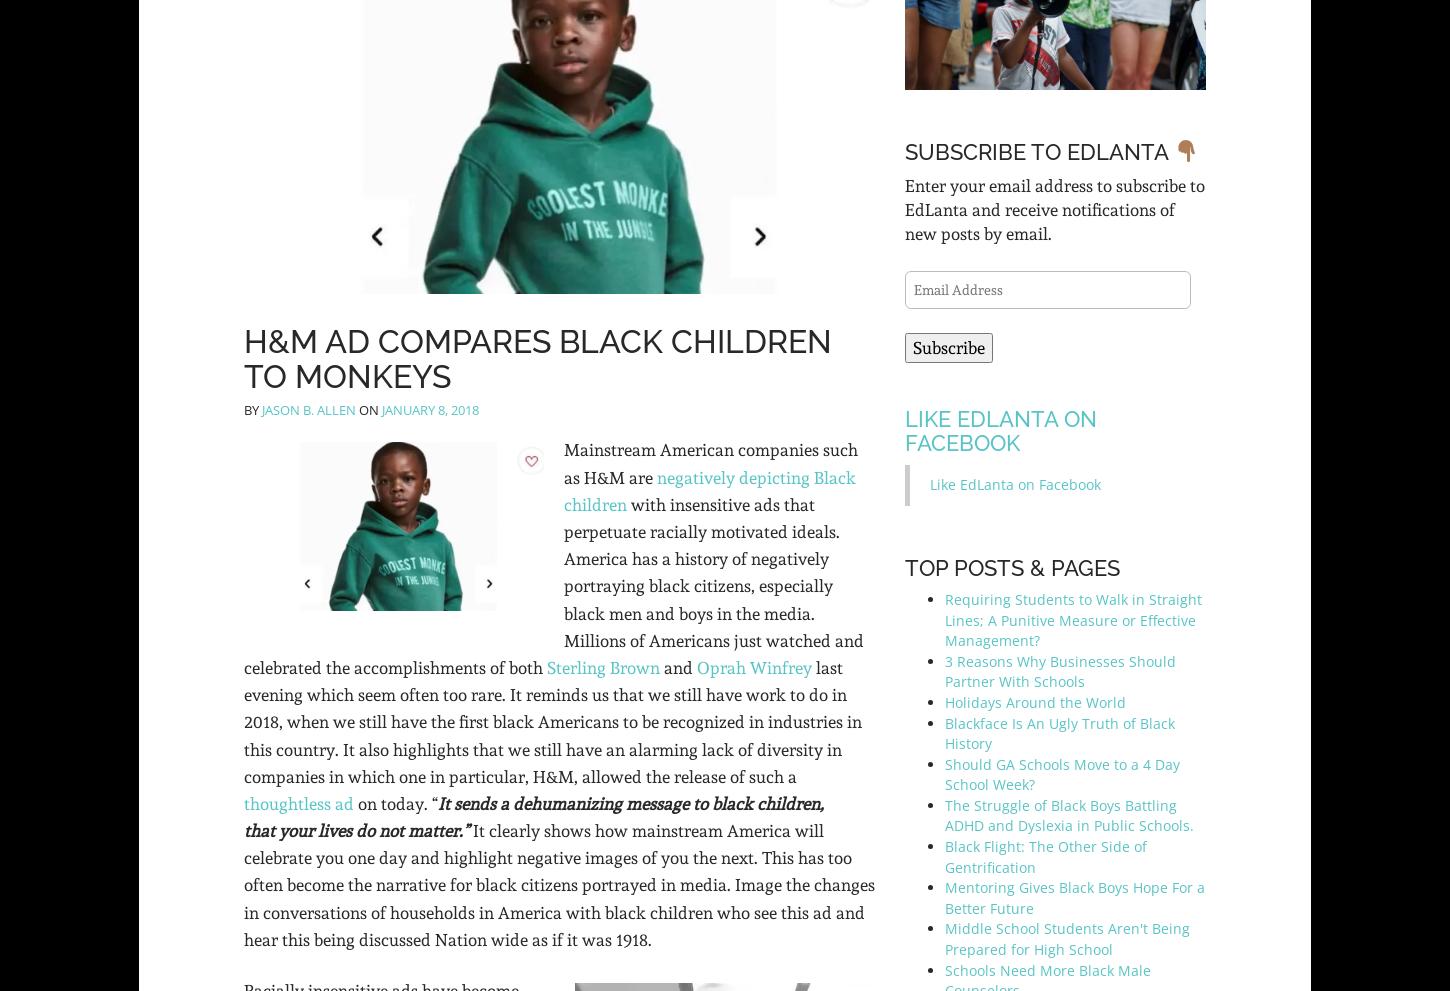  I want to click on 'Enter your email address to subscribe to EdLanta and receive notifications of new posts by email.', so click(1055, 208).